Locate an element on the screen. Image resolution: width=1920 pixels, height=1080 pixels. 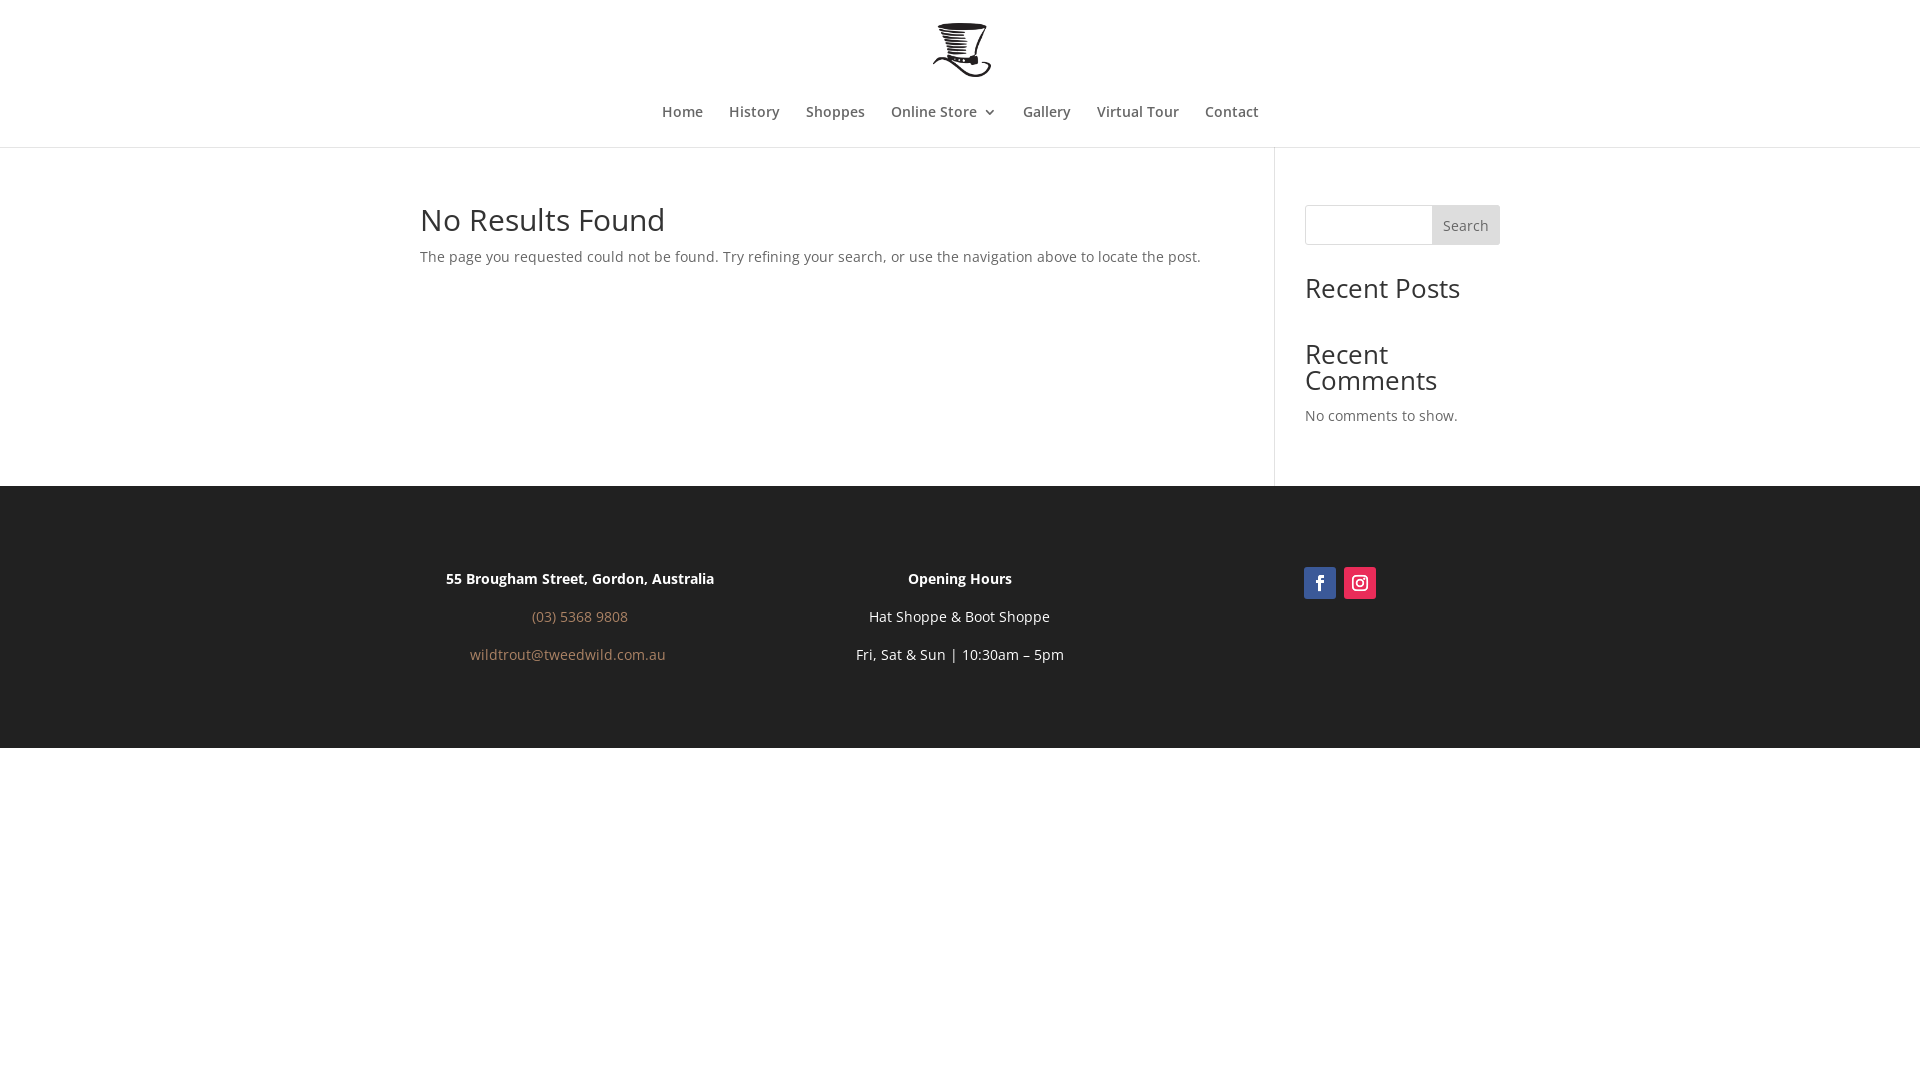
'History' is located at coordinates (752, 126).